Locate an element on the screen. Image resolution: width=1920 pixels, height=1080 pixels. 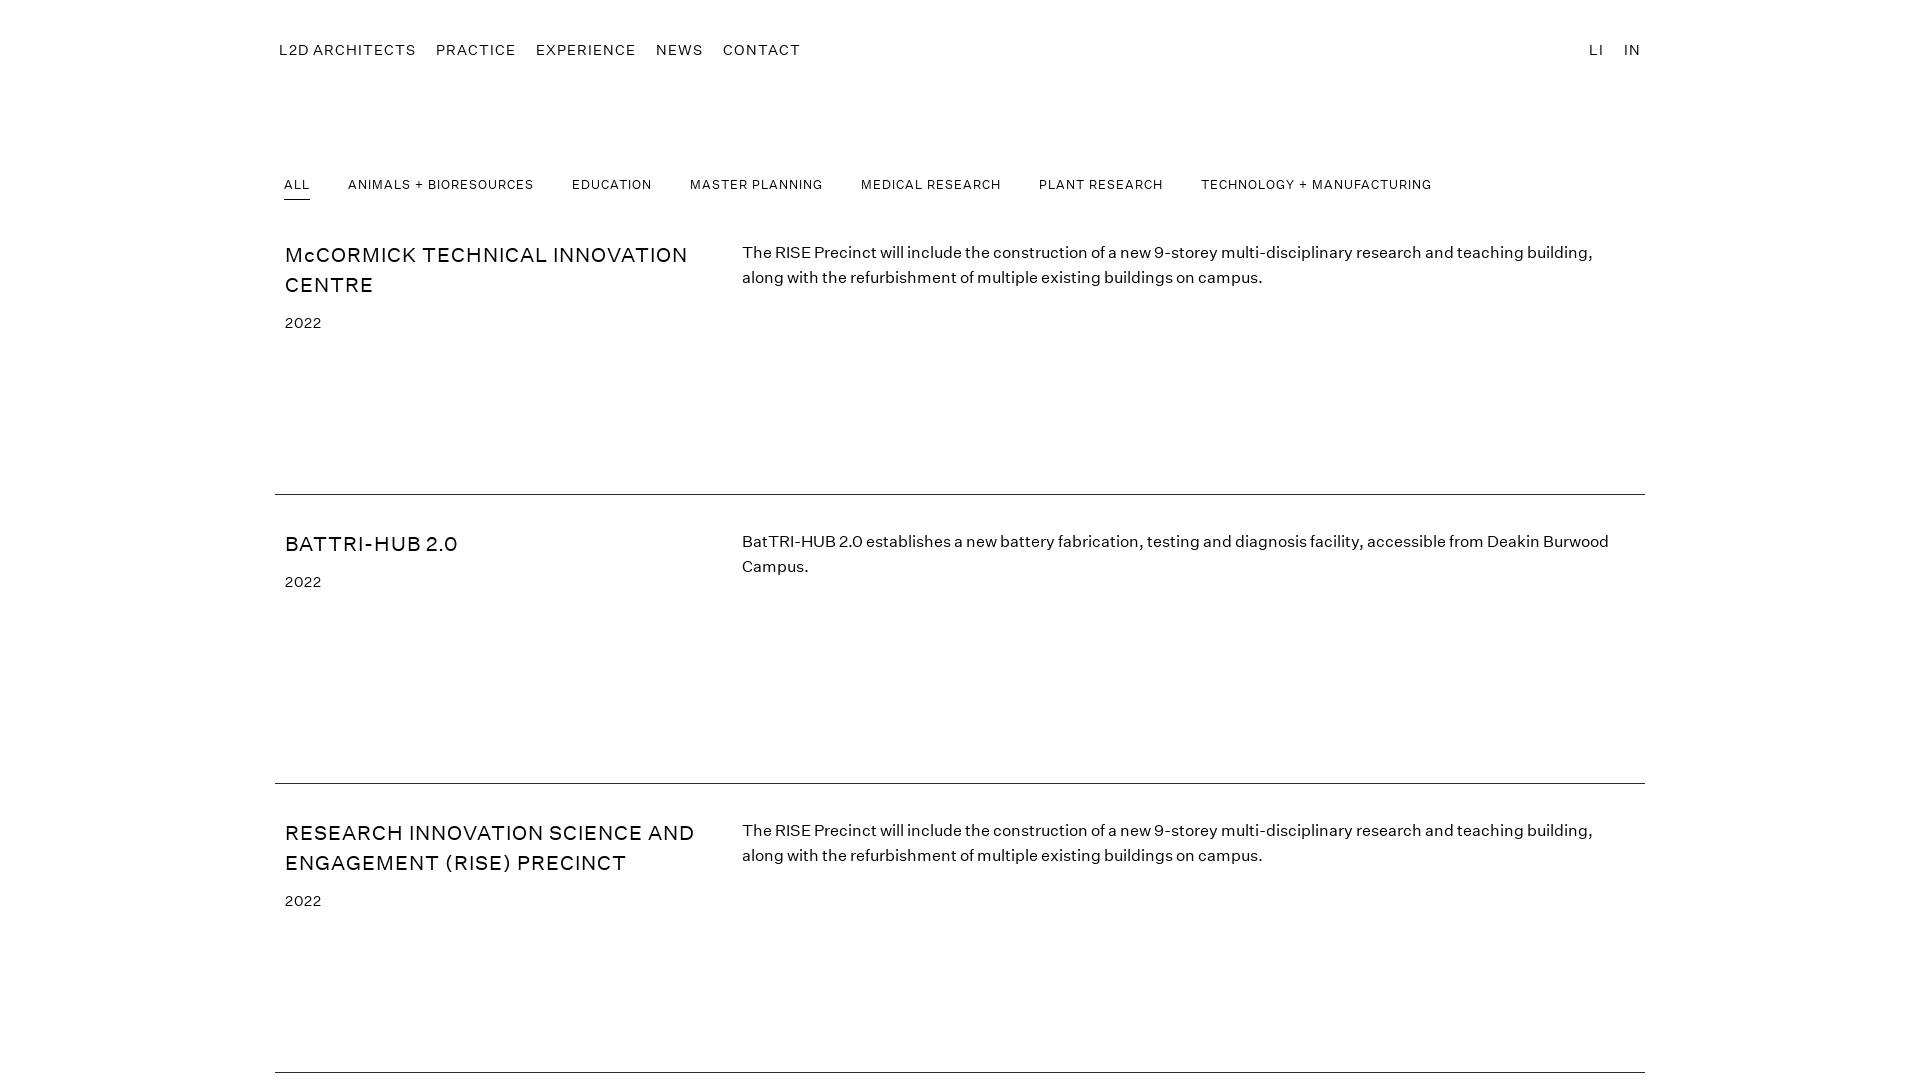
'NEWS' is located at coordinates (651, 49).